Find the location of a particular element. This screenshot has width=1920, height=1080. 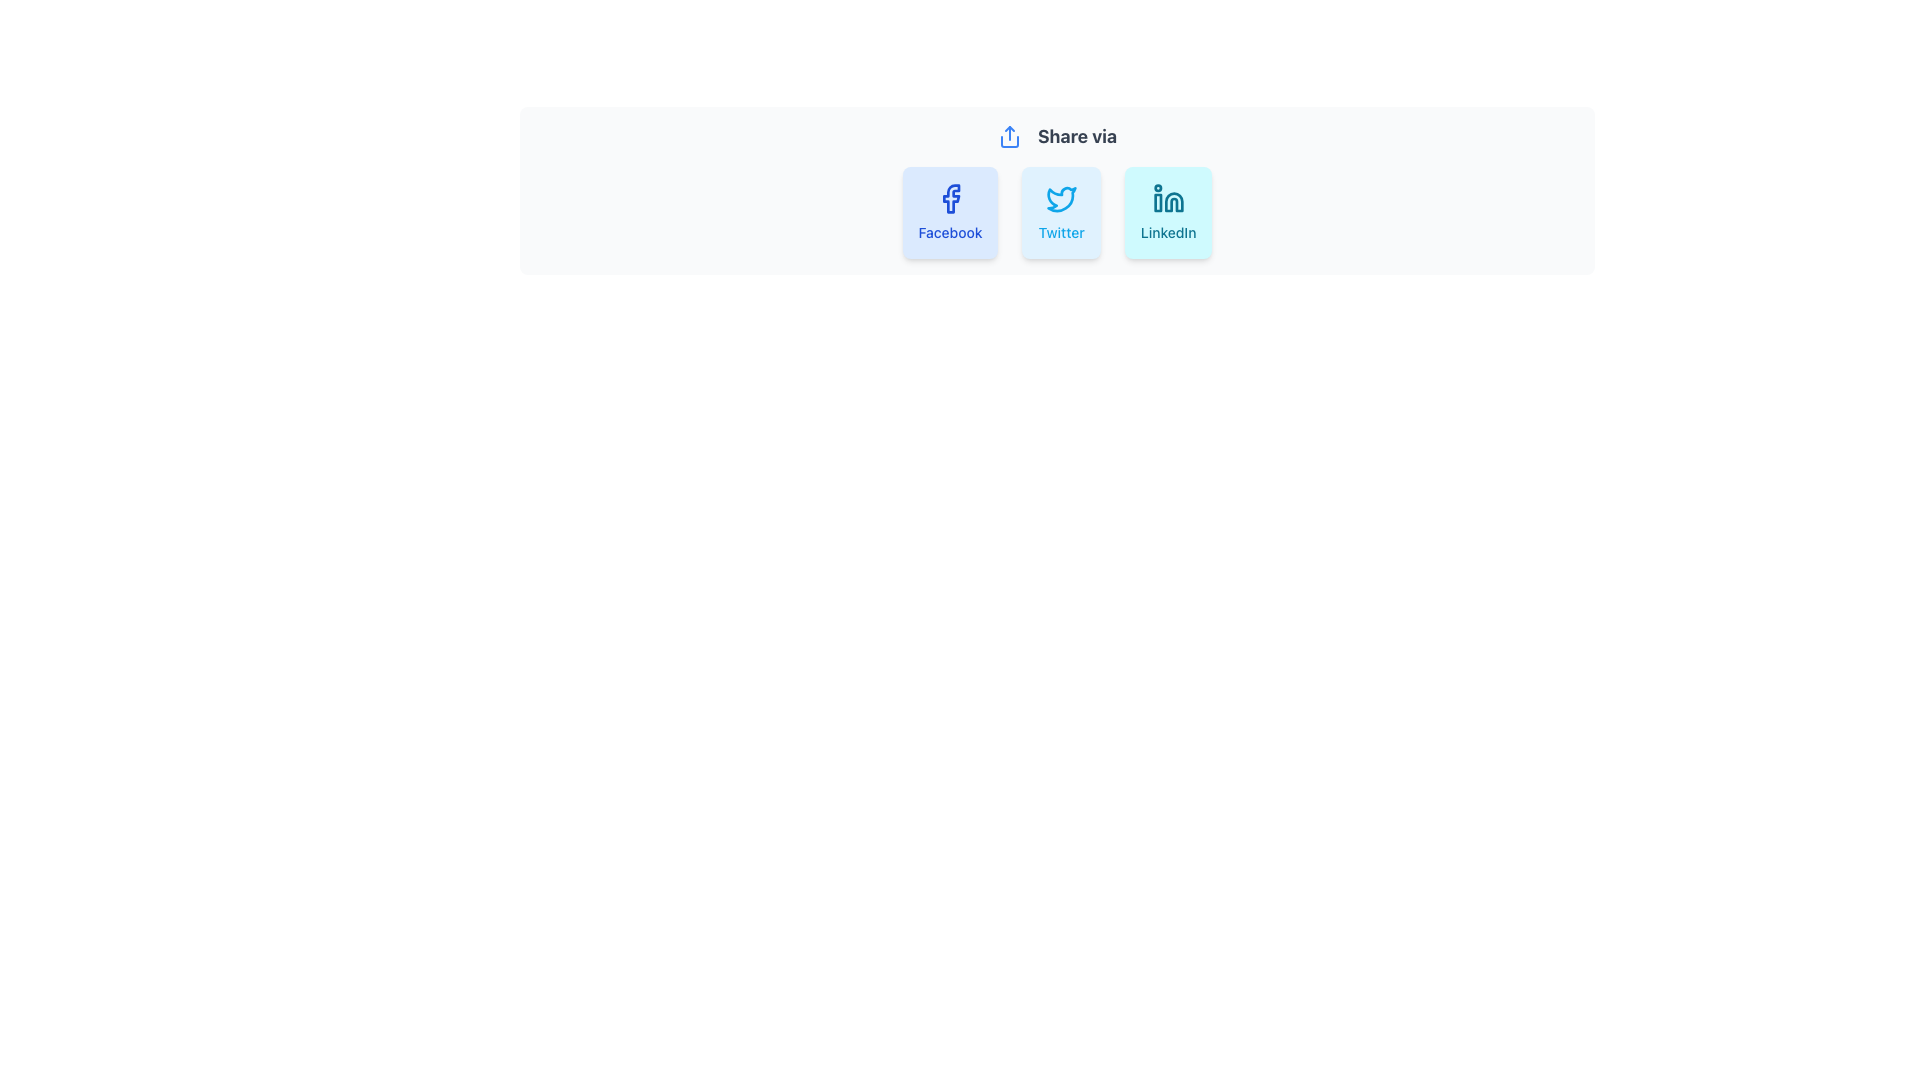

the LinkedIn icon, which is a cyan blue 'in' symbol located at the top center of the LinkedIn share button group is located at coordinates (1168, 199).